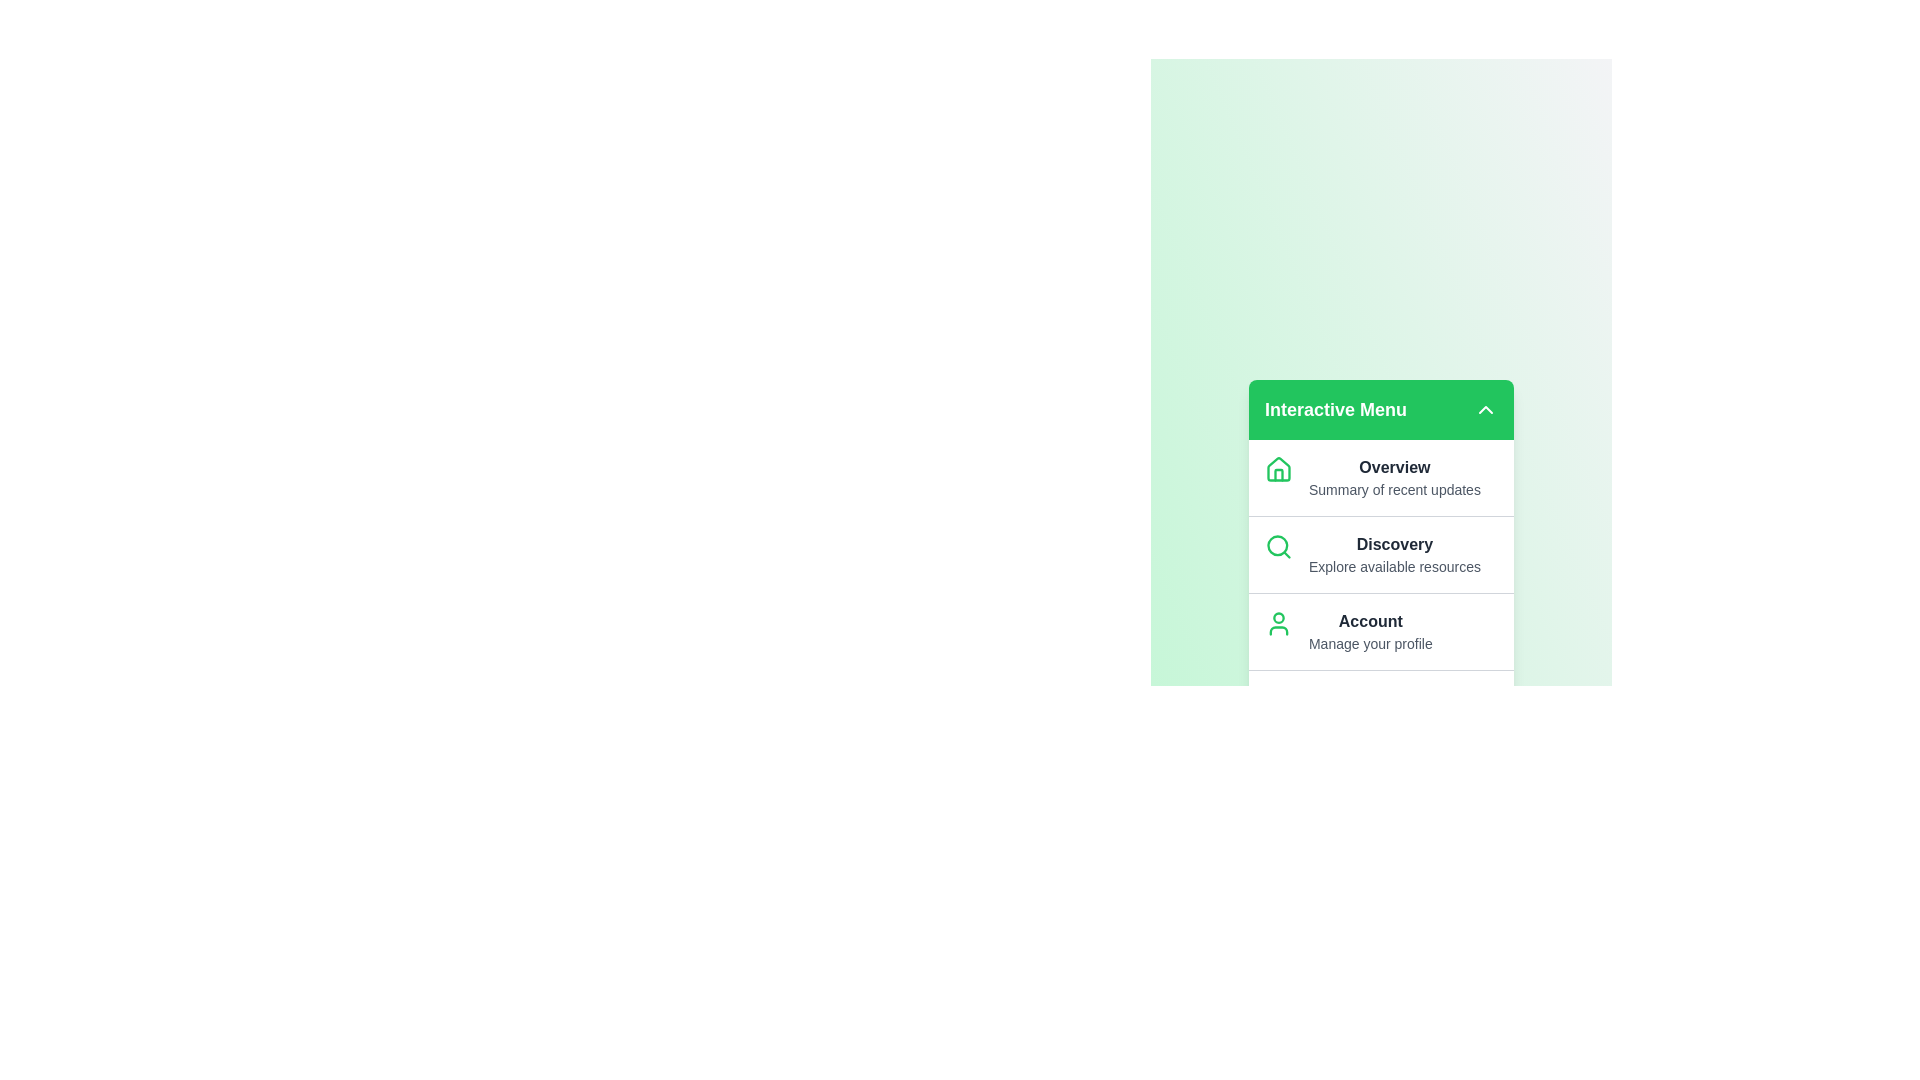 The width and height of the screenshot is (1920, 1080). What do you see at coordinates (1380, 477) in the screenshot?
I see `the menu item labeled Overview to view its hover effect` at bounding box center [1380, 477].